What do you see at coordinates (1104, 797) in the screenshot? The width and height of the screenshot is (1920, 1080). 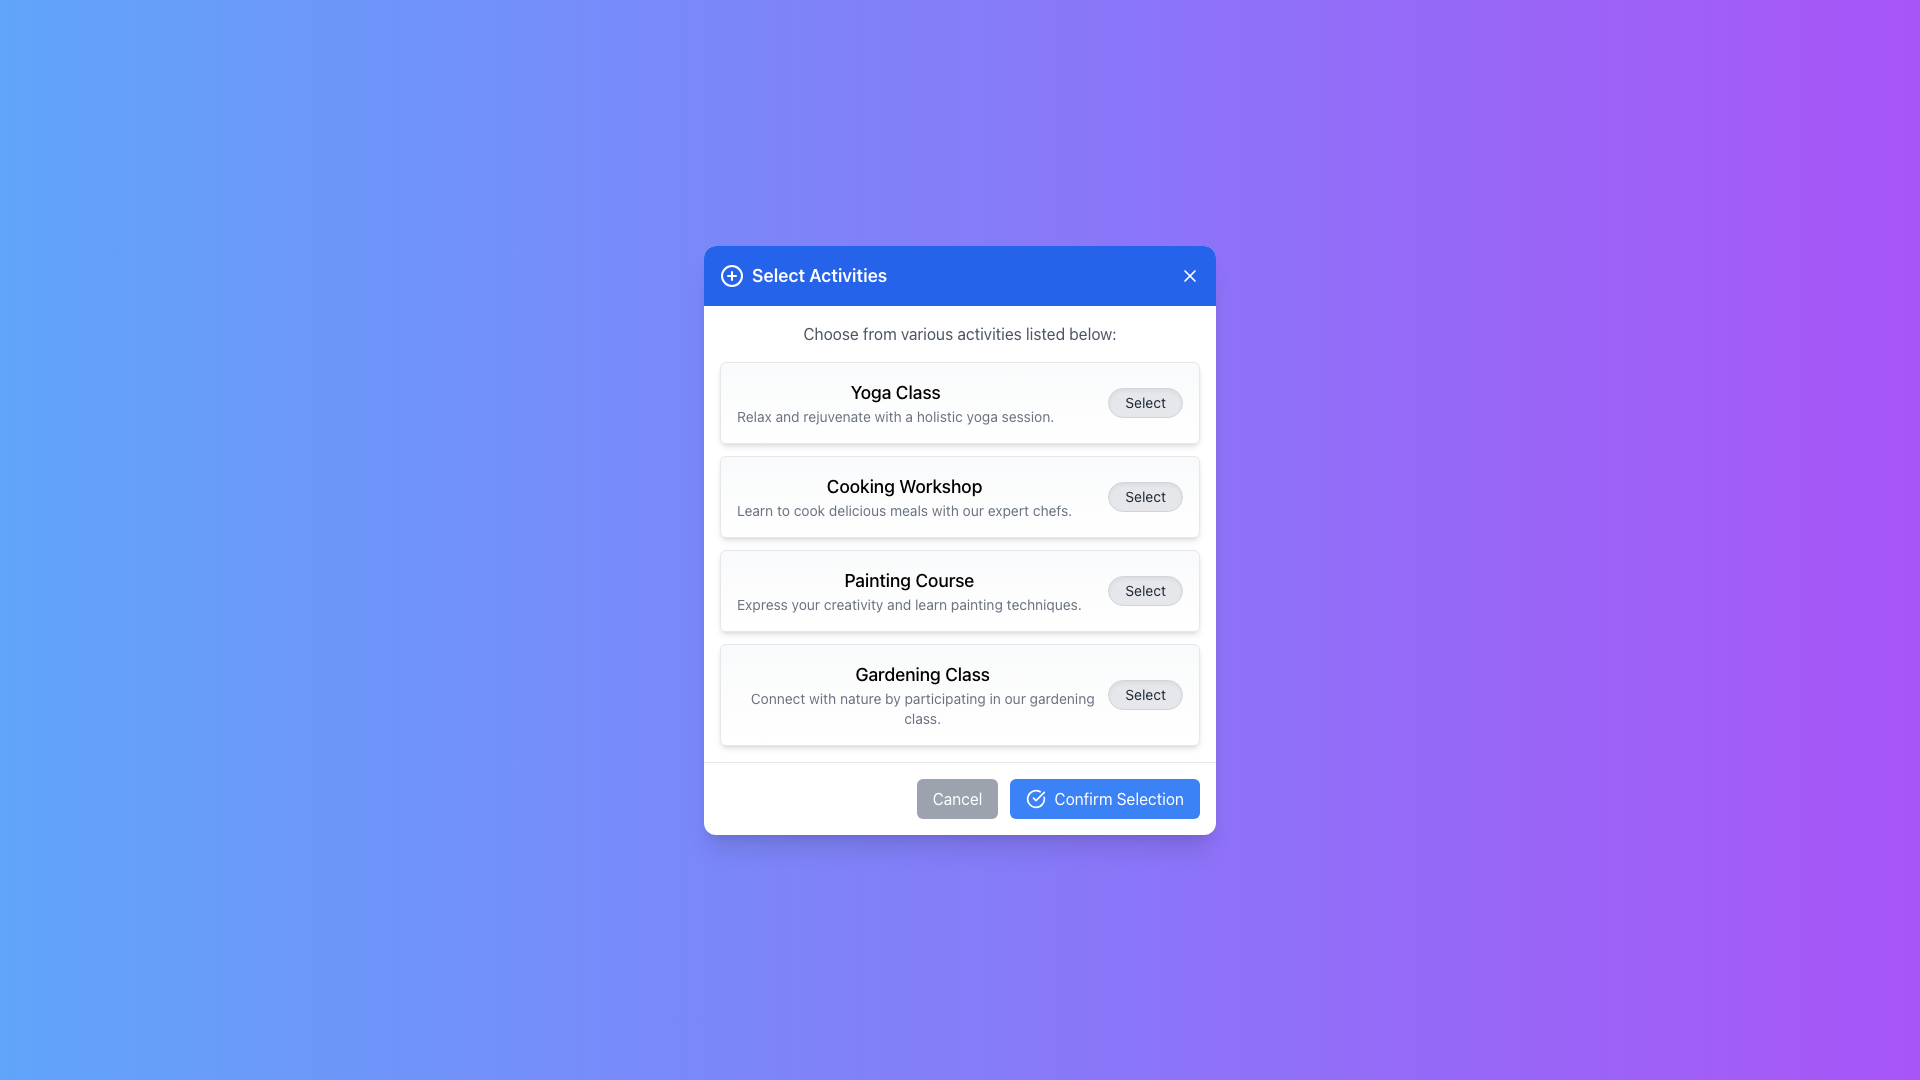 I see `the confirm button located in the bottom-right of the modal dialog, which applies the user's selection and closes the dialog` at bounding box center [1104, 797].